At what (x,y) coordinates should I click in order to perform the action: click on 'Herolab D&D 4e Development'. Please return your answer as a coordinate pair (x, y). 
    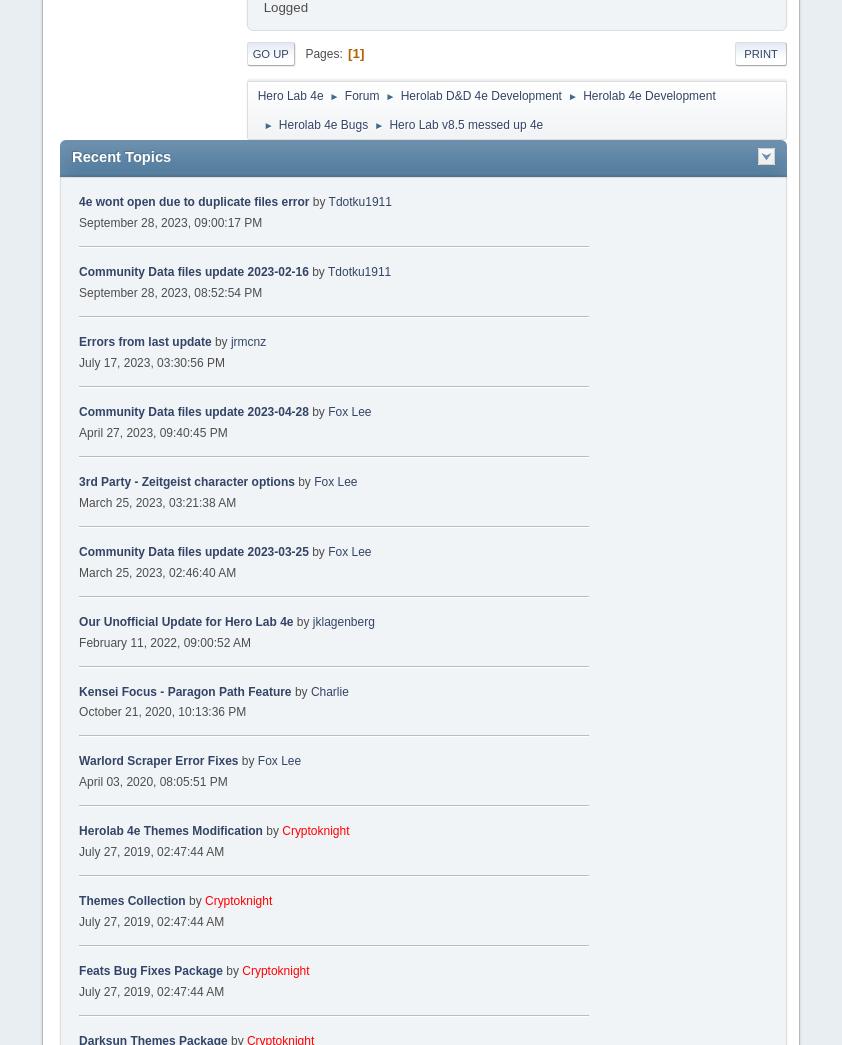
    Looking at the image, I should click on (479, 96).